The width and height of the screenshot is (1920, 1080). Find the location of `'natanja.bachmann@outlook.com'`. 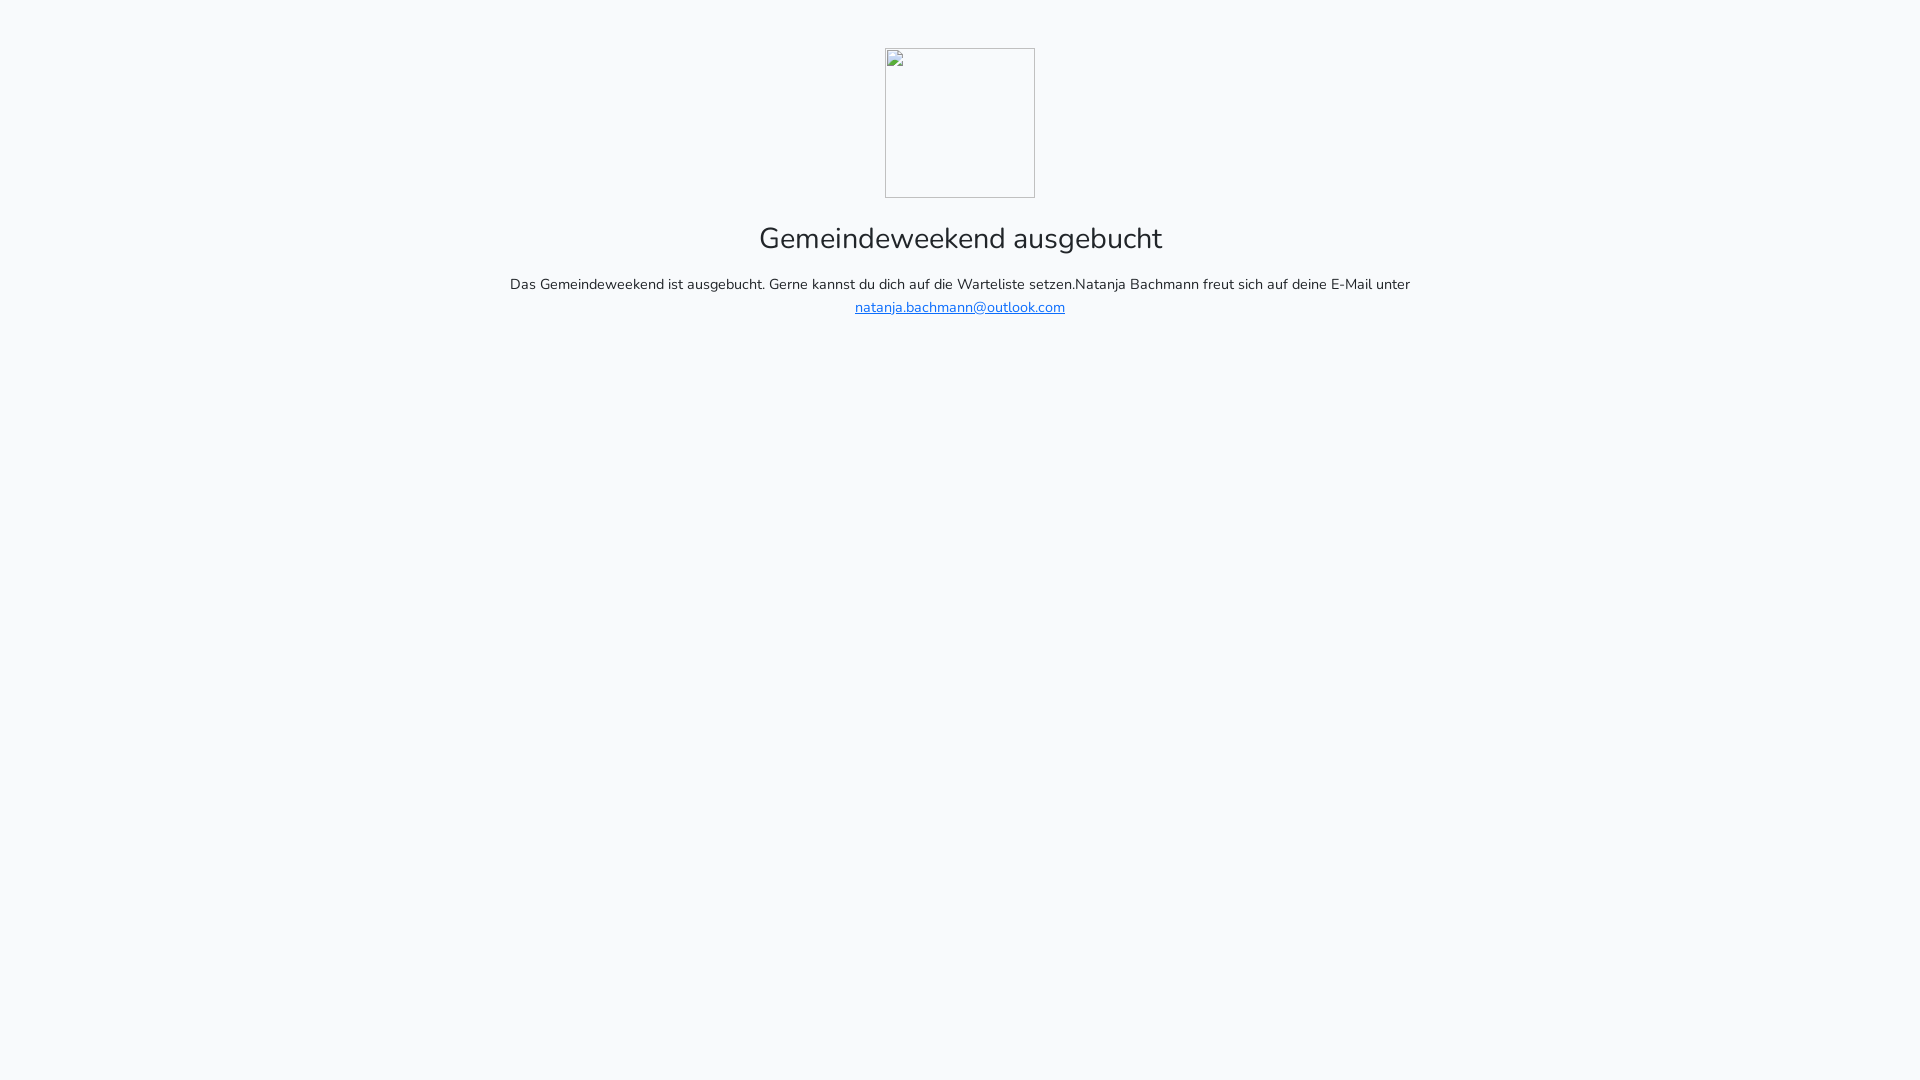

'natanja.bachmann@outlook.com' is located at coordinates (960, 307).